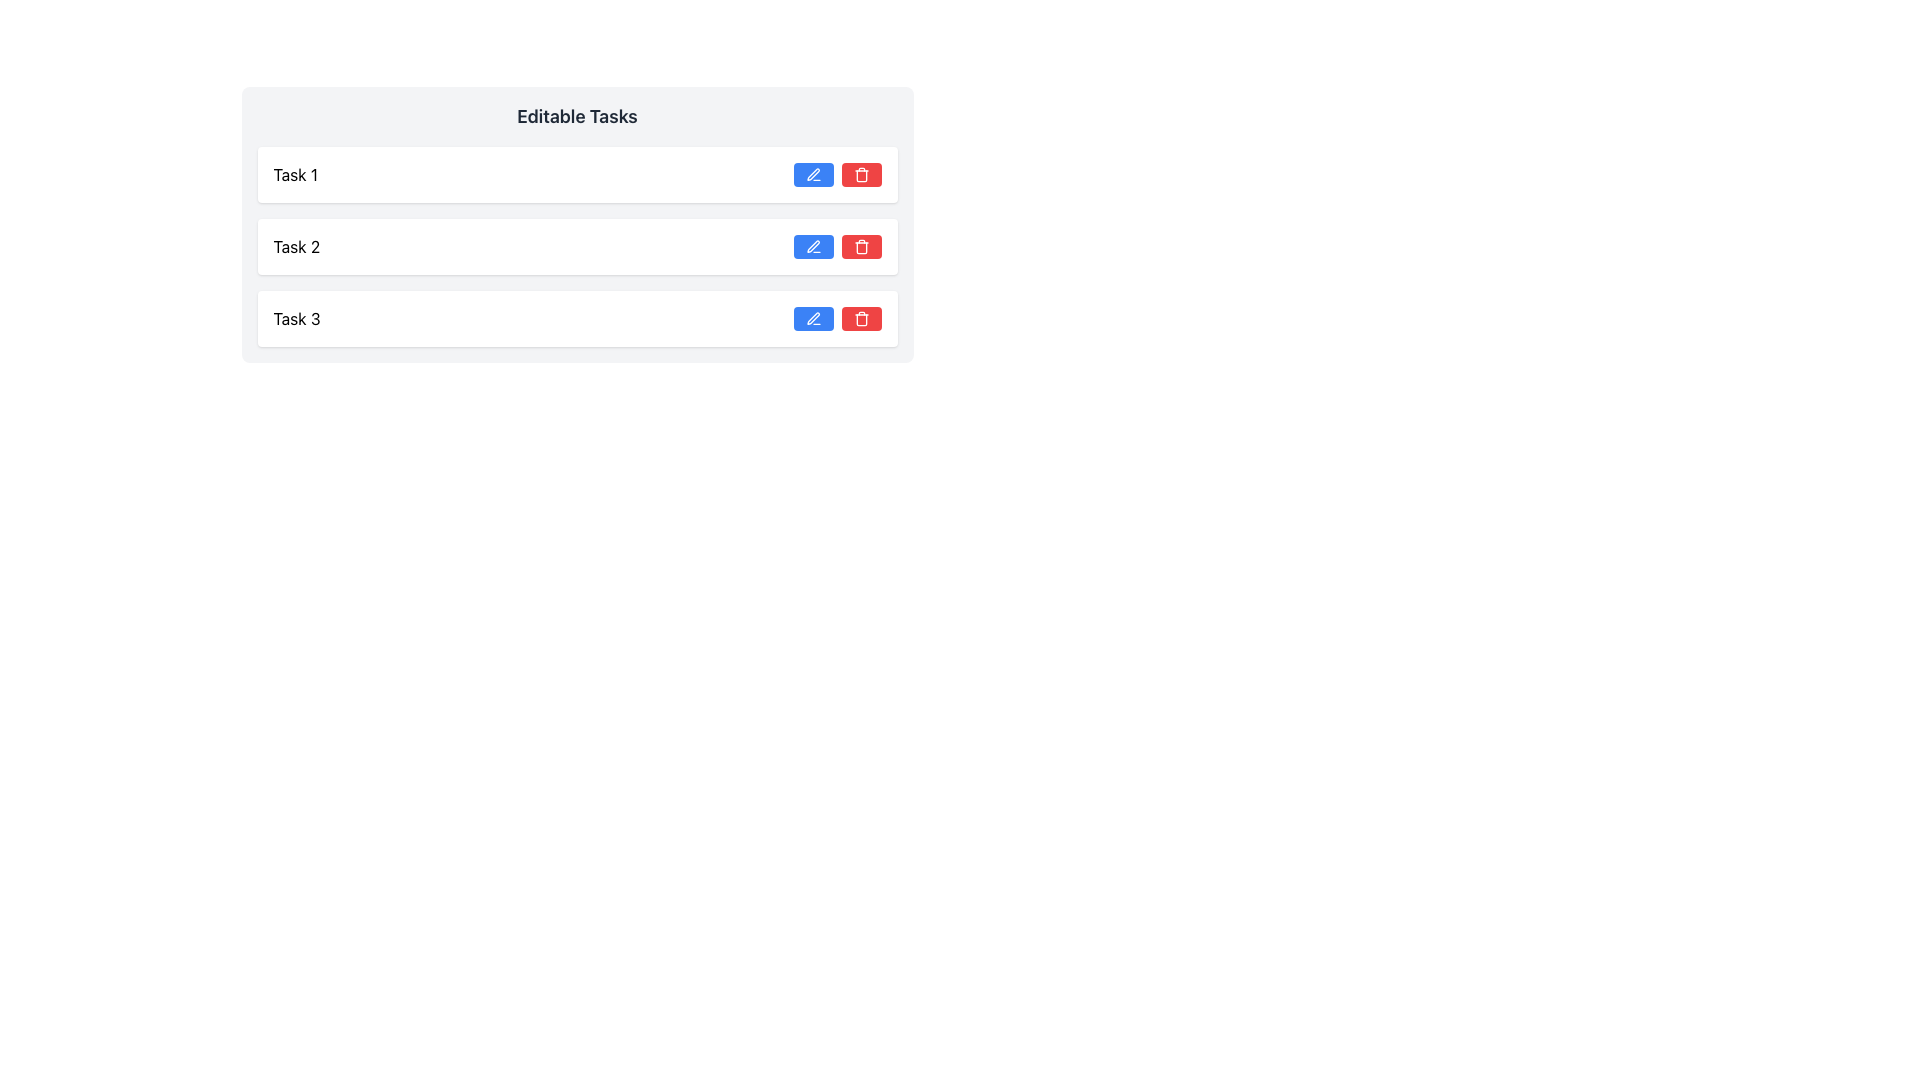 The image size is (1920, 1080). What do you see at coordinates (576, 173) in the screenshot?
I see `the first task item in the list, labeled 'Task 1'` at bounding box center [576, 173].